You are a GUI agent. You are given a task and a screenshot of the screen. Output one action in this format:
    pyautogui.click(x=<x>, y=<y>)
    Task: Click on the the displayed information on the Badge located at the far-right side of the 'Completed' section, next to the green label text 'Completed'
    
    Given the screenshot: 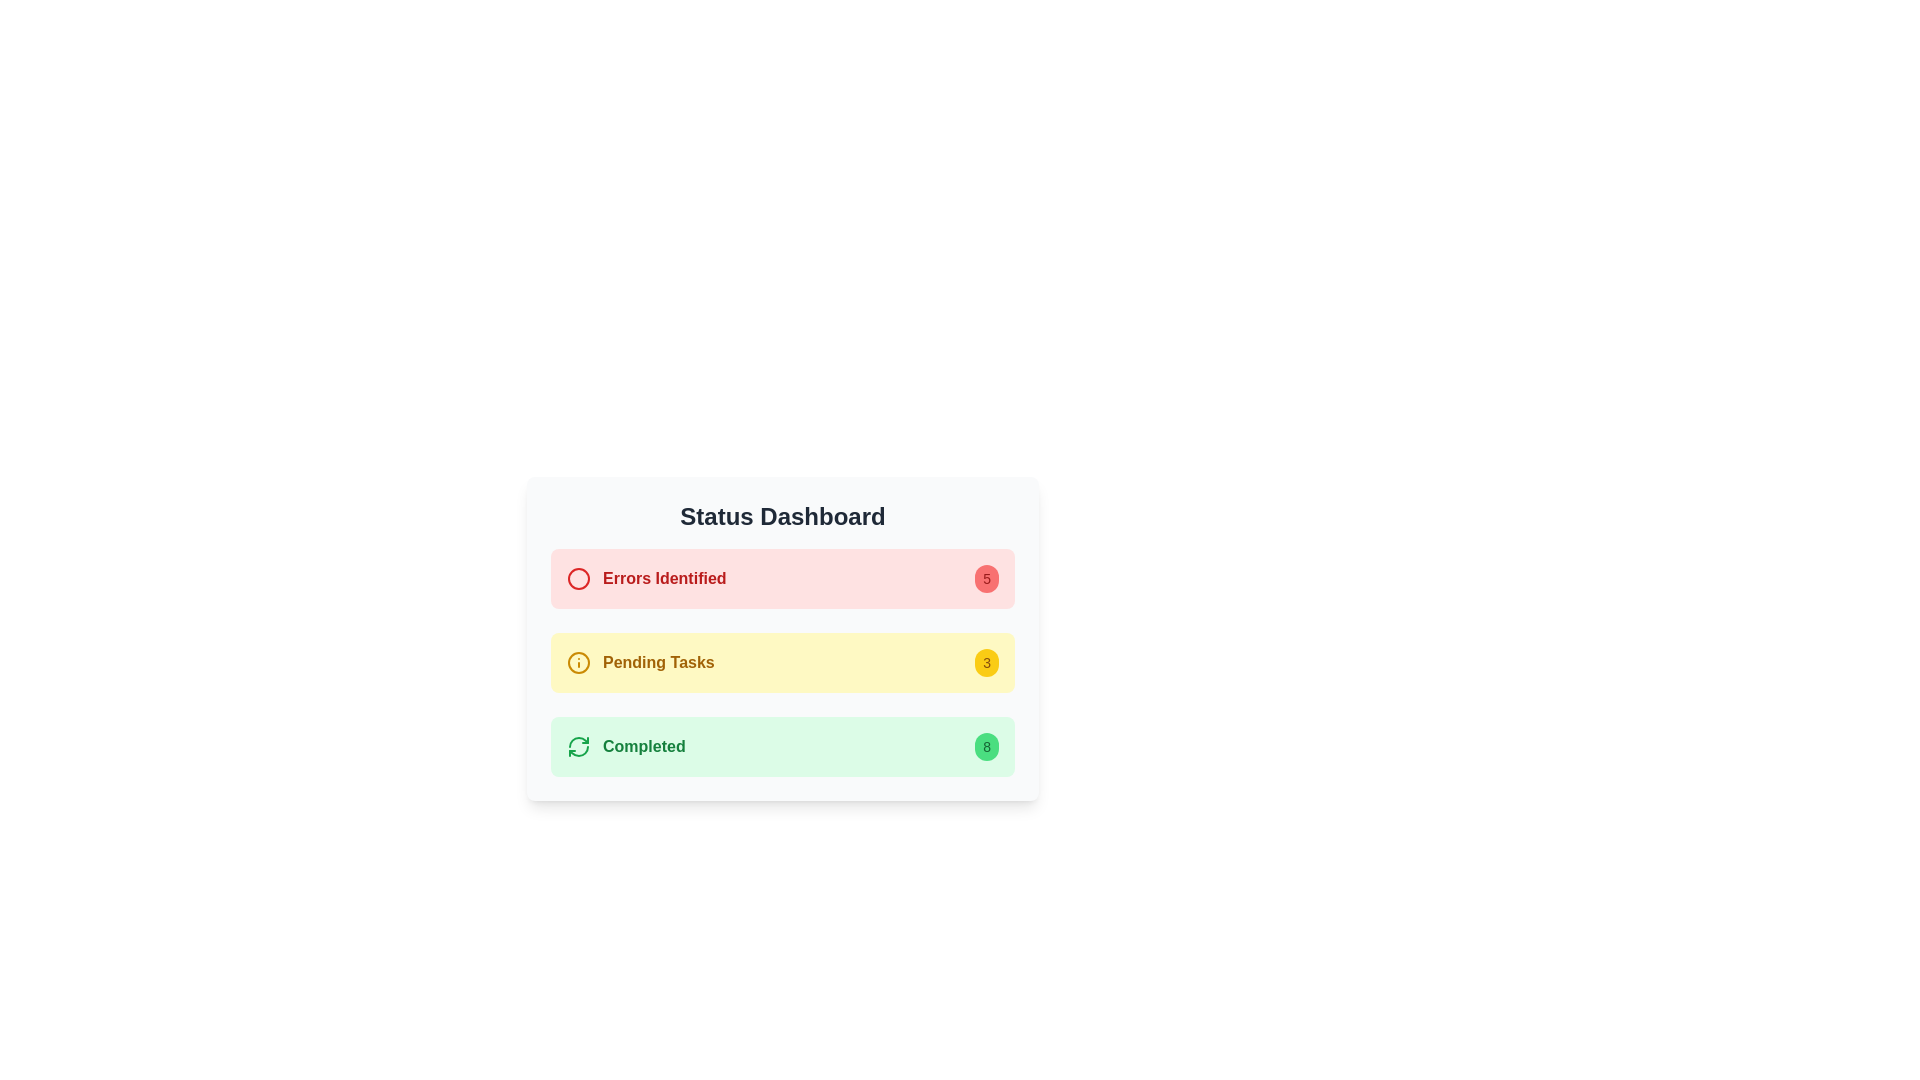 What is the action you would take?
    pyautogui.click(x=987, y=747)
    